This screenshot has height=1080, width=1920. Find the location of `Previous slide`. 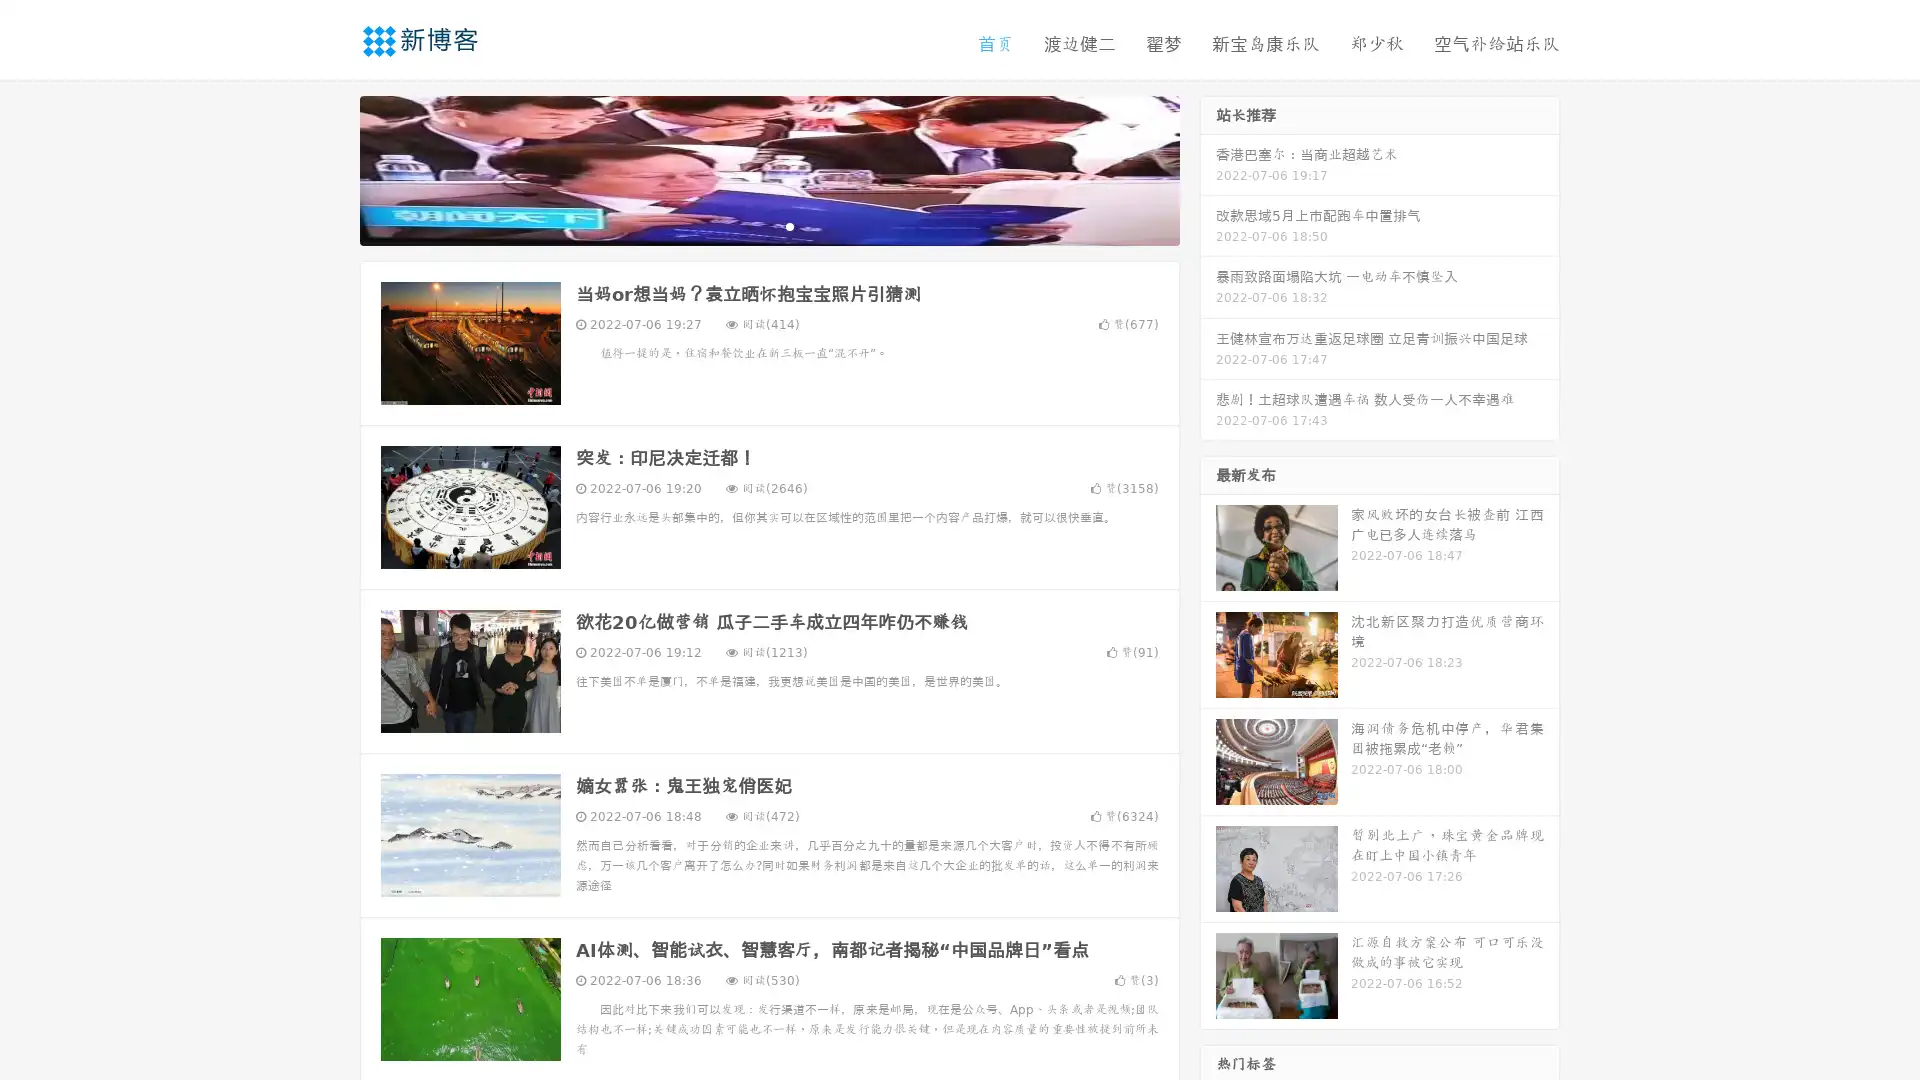

Previous slide is located at coordinates (330, 168).